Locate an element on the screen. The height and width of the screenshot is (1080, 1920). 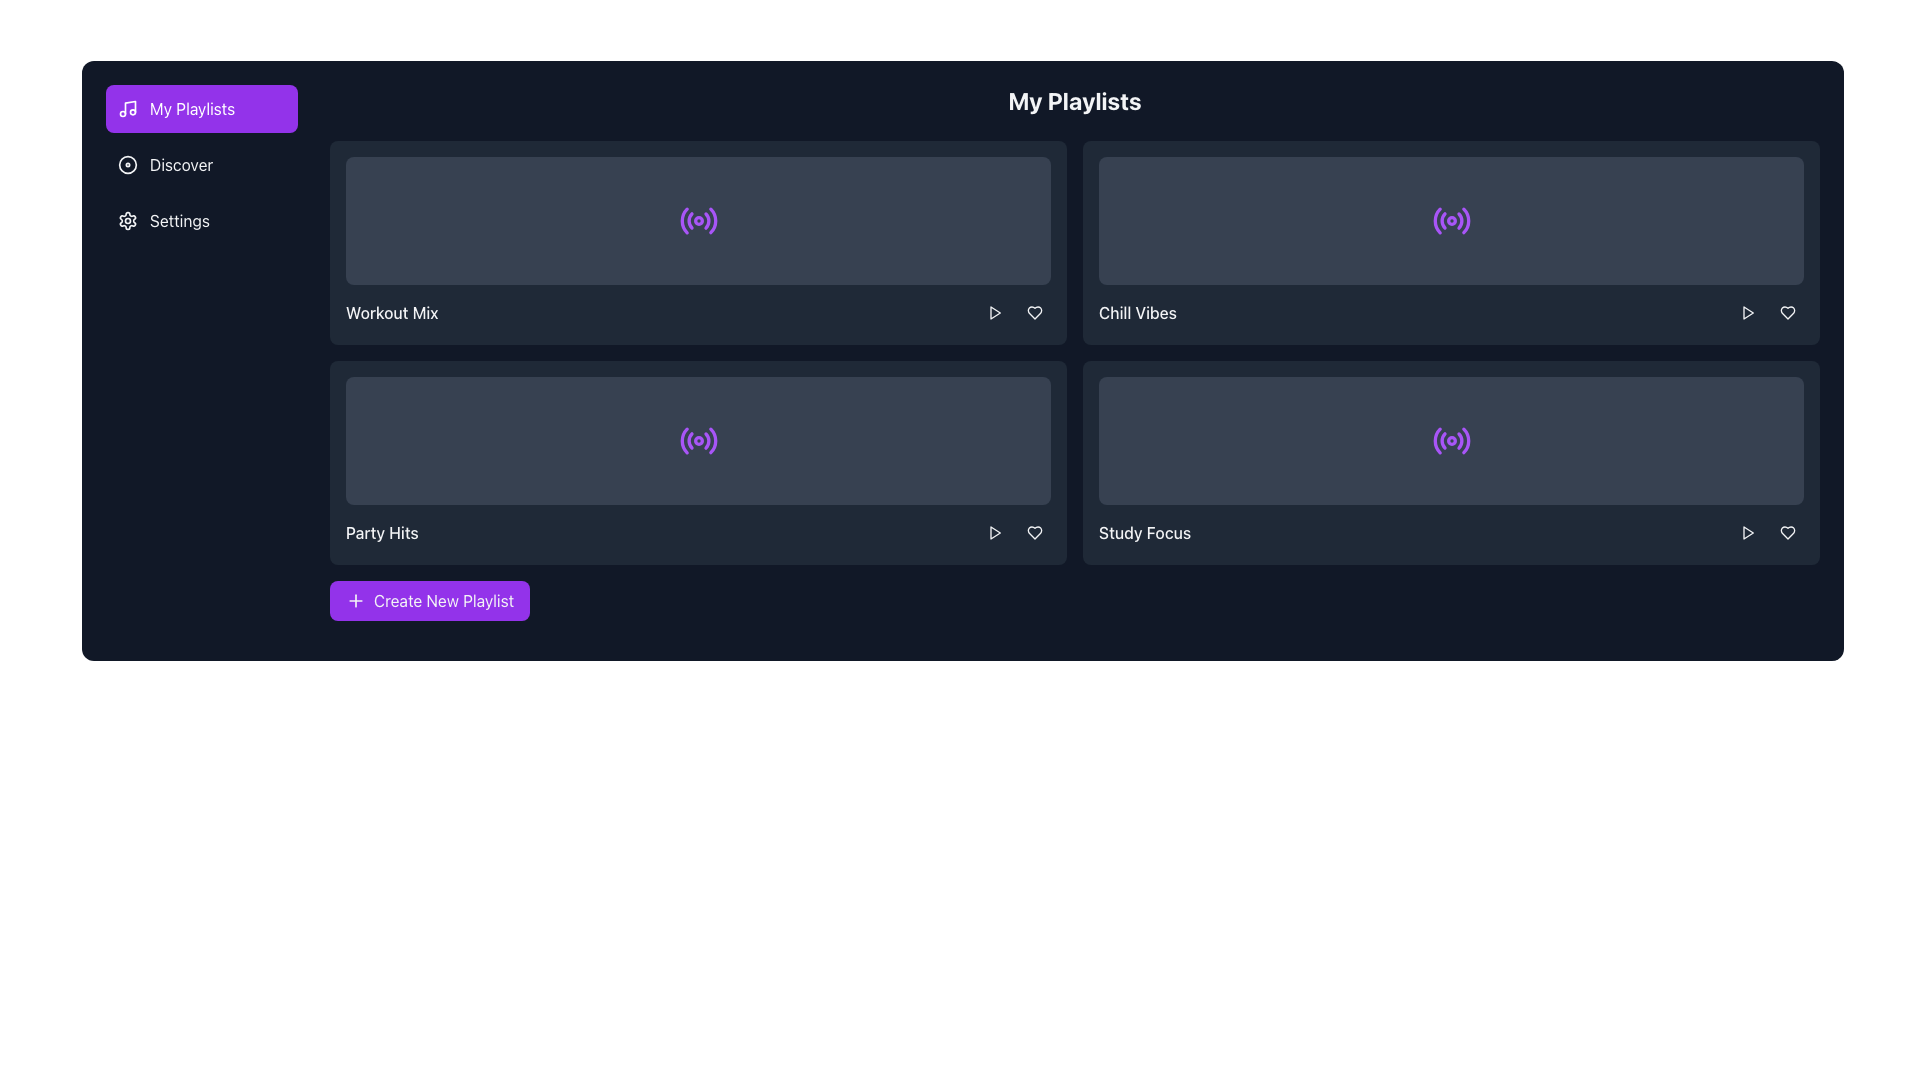
the heart-shaped like icon in the top-right quadrant of the 'Workout Mix' playlist to like or unlike the playlist is located at coordinates (1035, 312).